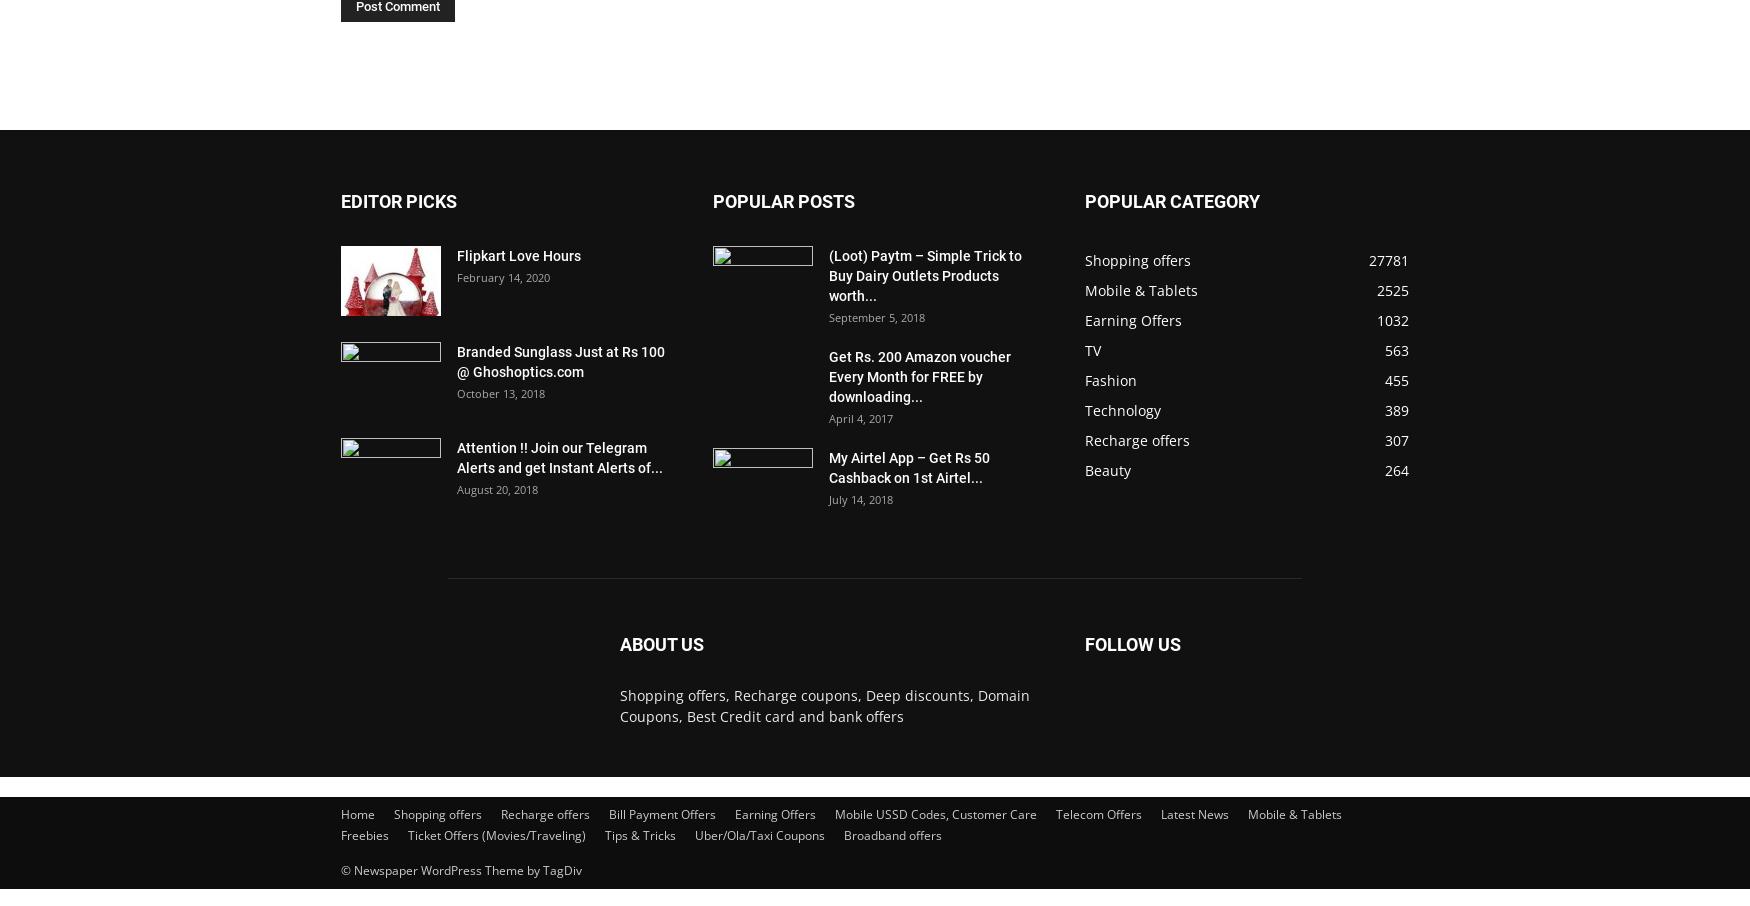  Describe the element at coordinates (518, 256) in the screenshot. I see `'Flipkart Love Hours'` at that location.